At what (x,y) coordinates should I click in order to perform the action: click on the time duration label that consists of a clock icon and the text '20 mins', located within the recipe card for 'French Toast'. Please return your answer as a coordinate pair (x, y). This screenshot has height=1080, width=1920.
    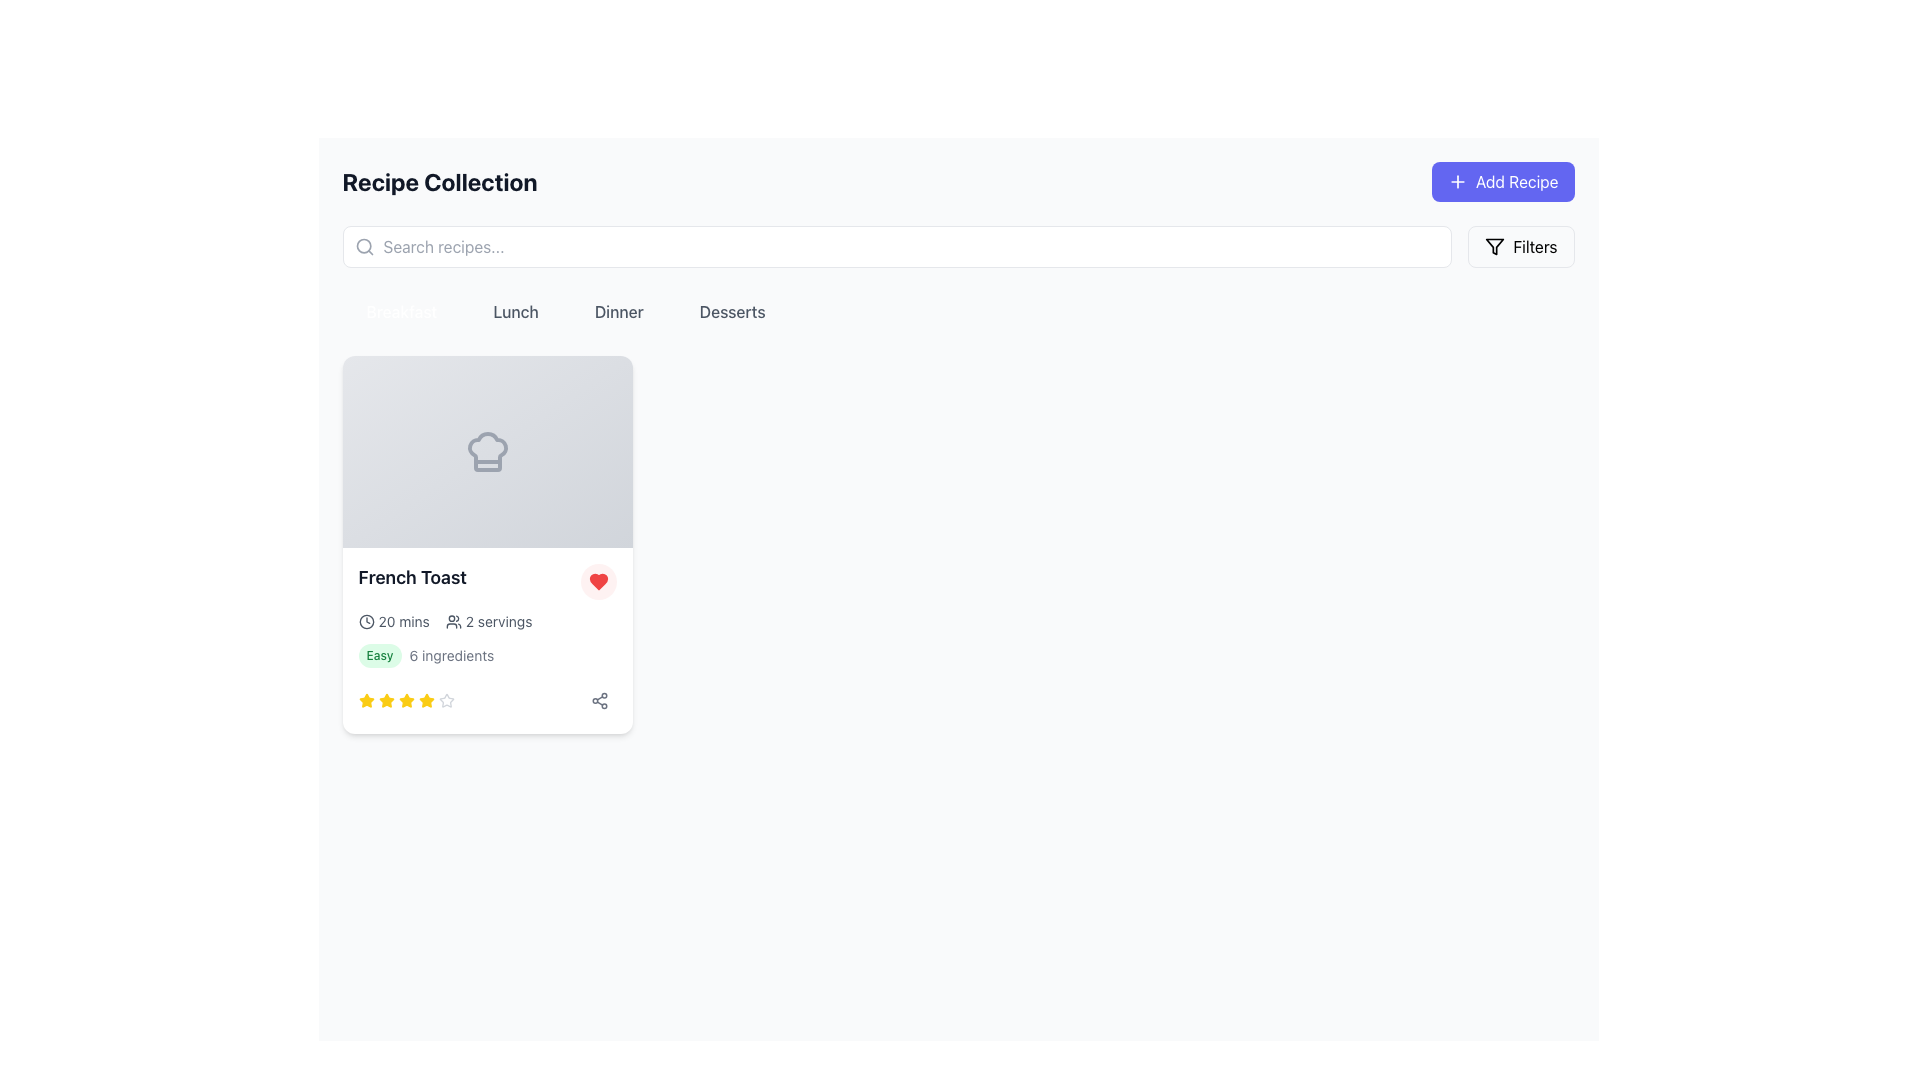
    Looking at the image, I should click on (394, 620).